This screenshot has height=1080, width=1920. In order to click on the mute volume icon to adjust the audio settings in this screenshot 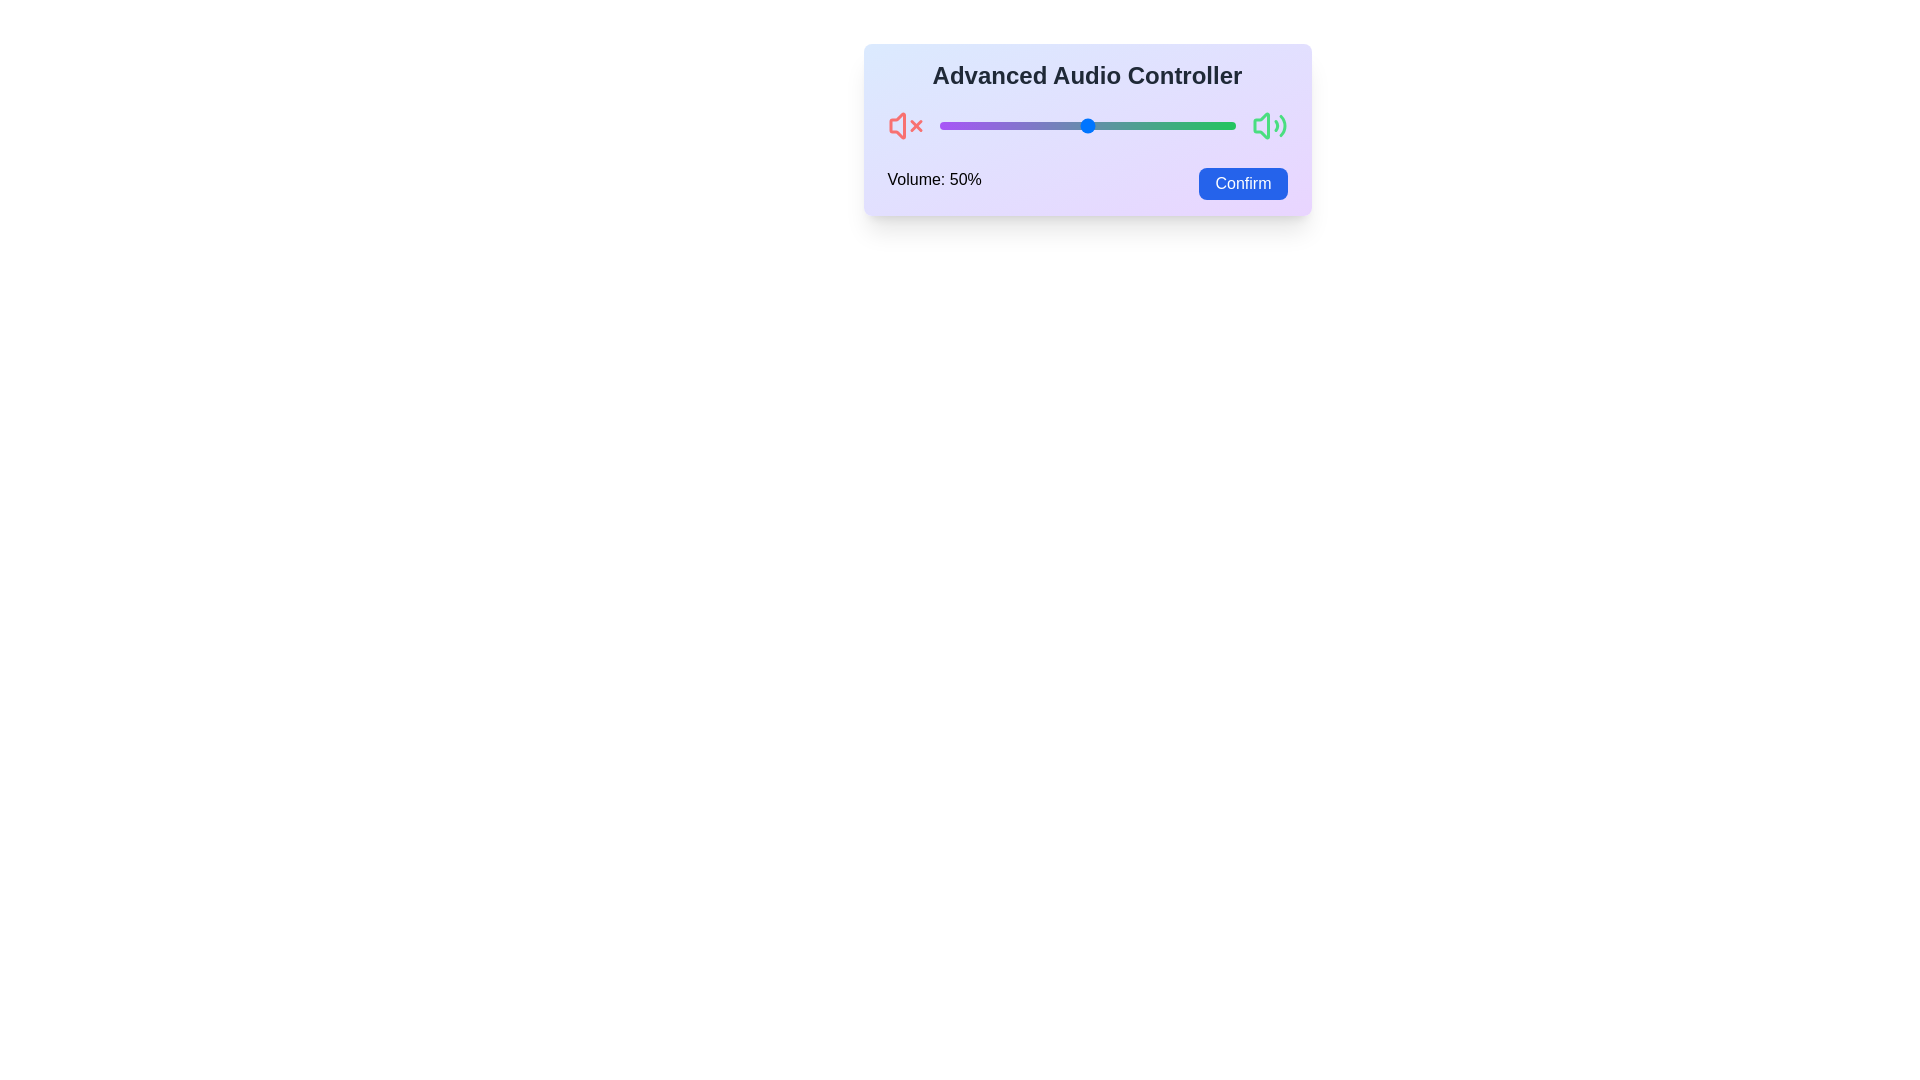, I will do `click(904, 126)`.